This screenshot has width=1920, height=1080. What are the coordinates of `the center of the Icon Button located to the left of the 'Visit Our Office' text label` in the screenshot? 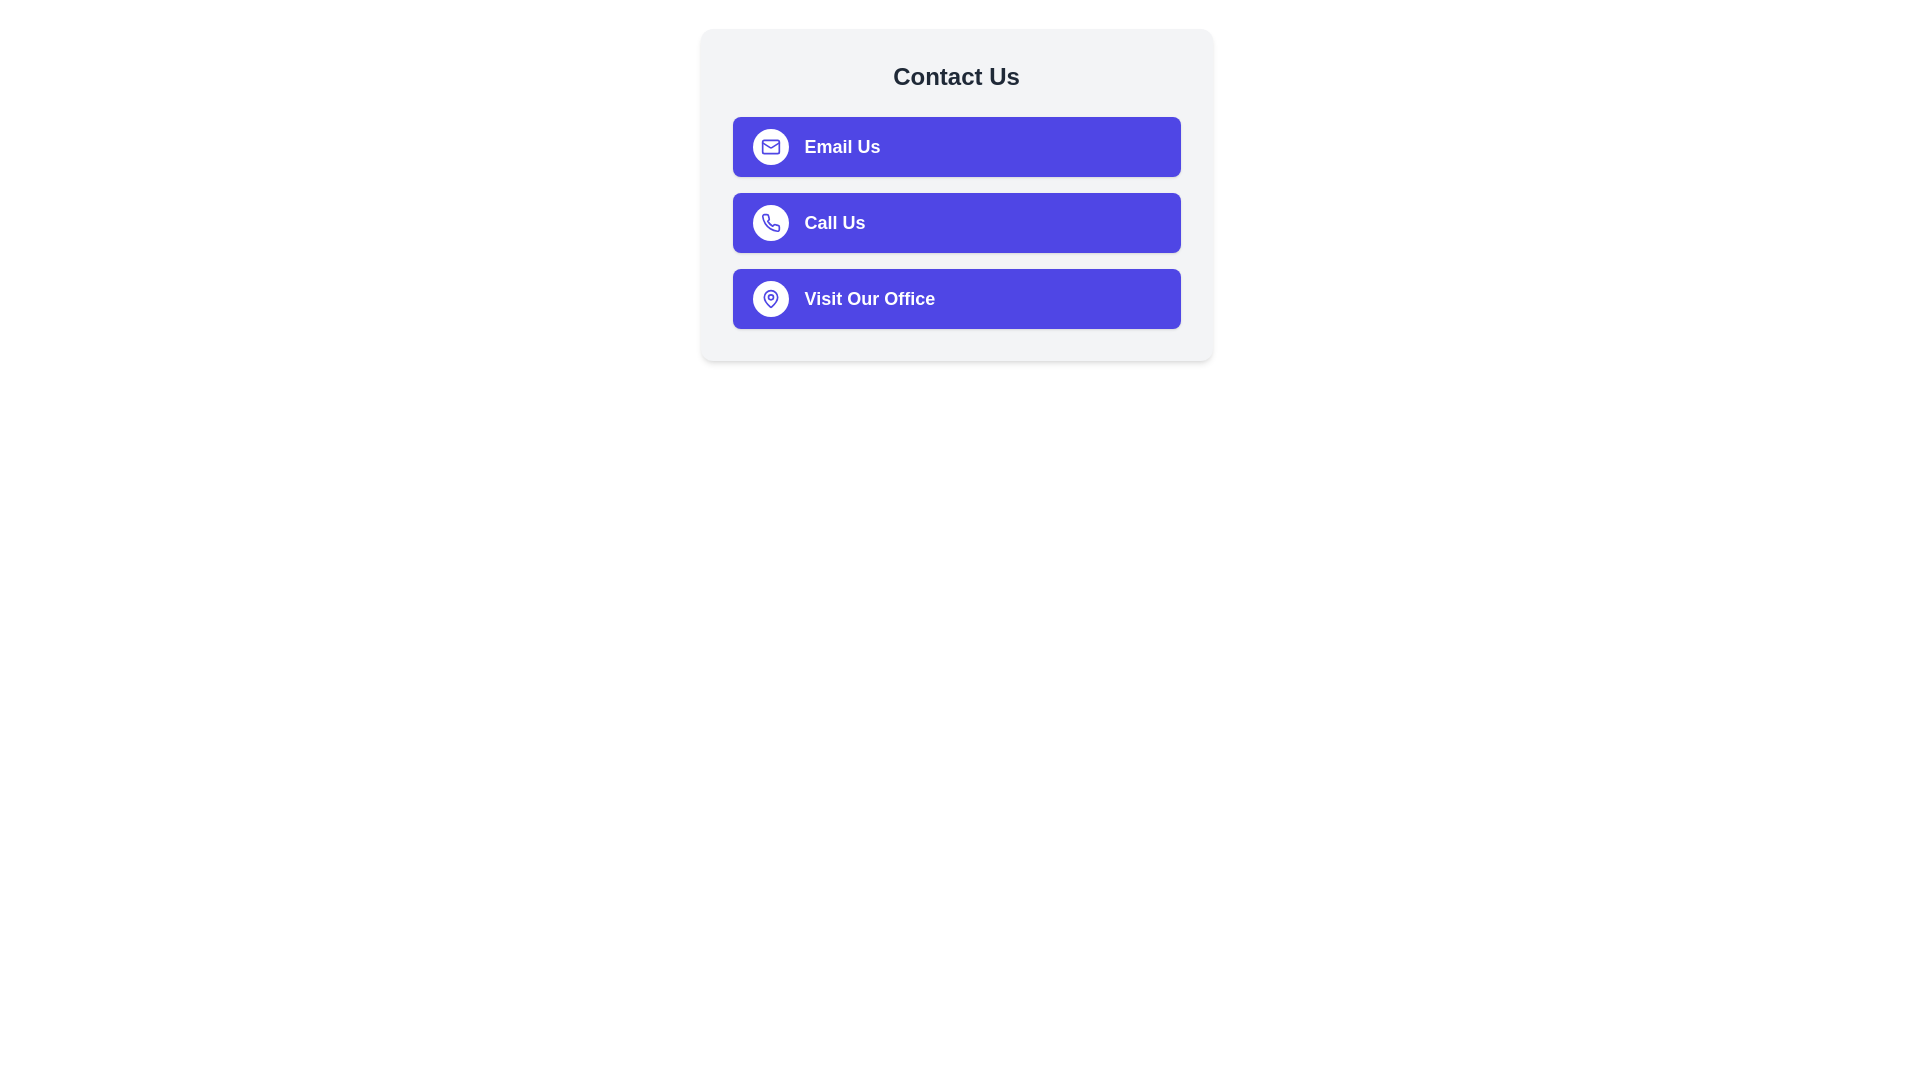 It's located at (769, 299).